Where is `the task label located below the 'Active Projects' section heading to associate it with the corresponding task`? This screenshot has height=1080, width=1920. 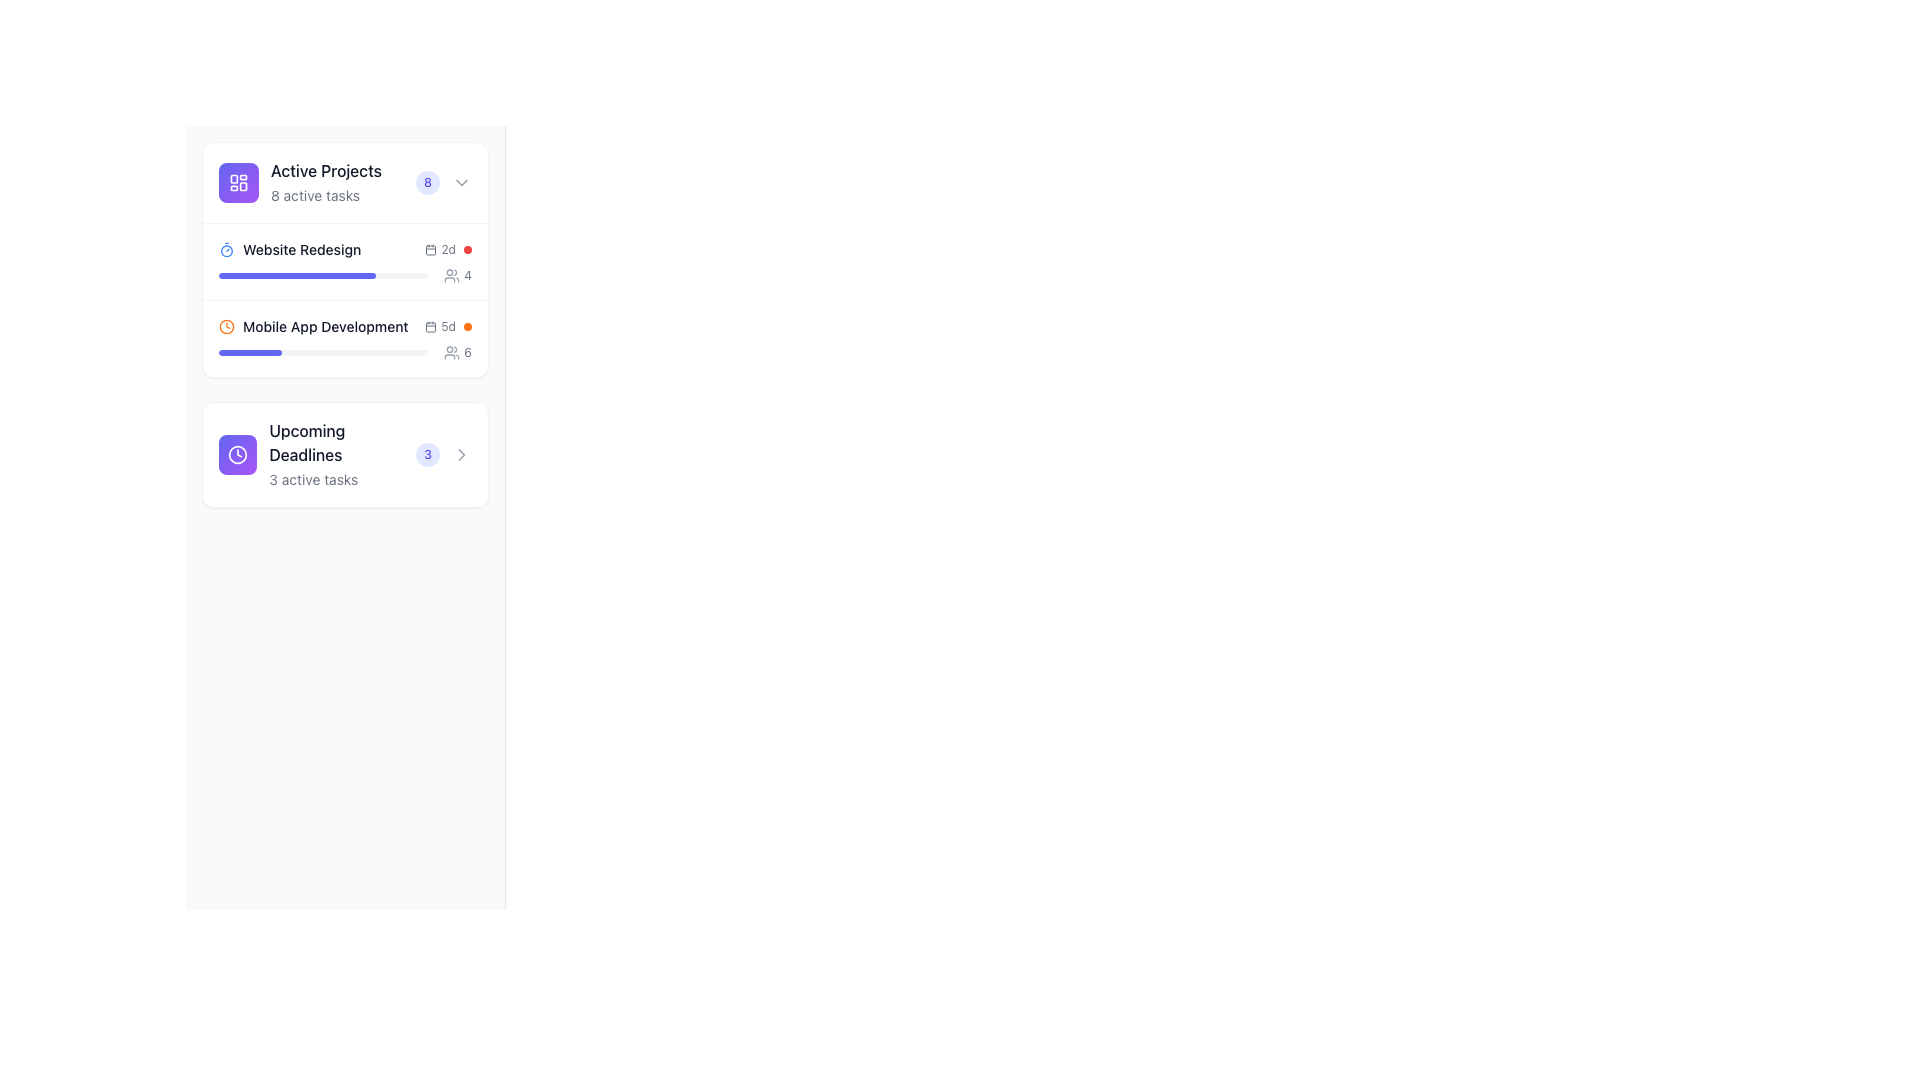
the task label located below the 'Active Projects' section heading to associate it with the corresponding task is located at coordinates (301, 249).